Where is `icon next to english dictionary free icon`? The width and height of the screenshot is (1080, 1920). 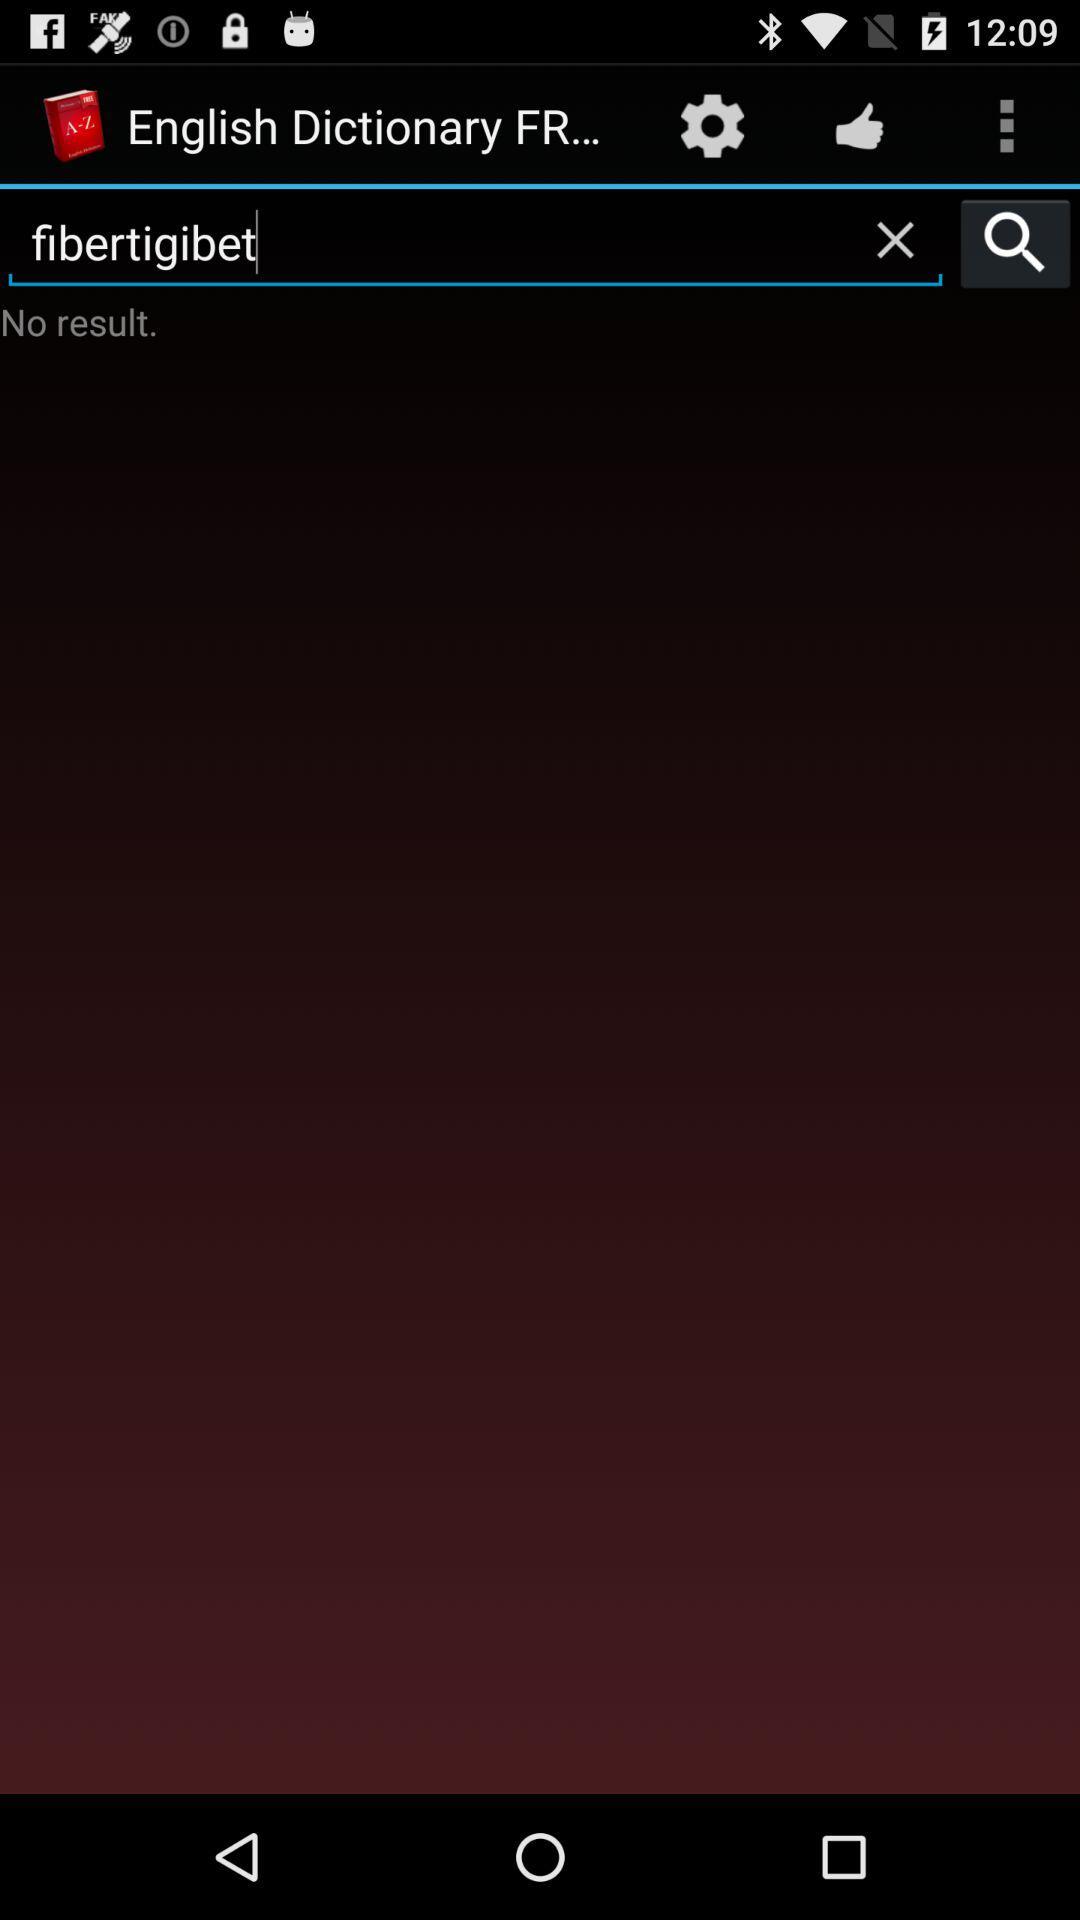 icon next to english dictionary free icon is located at coordinates (711, 124).